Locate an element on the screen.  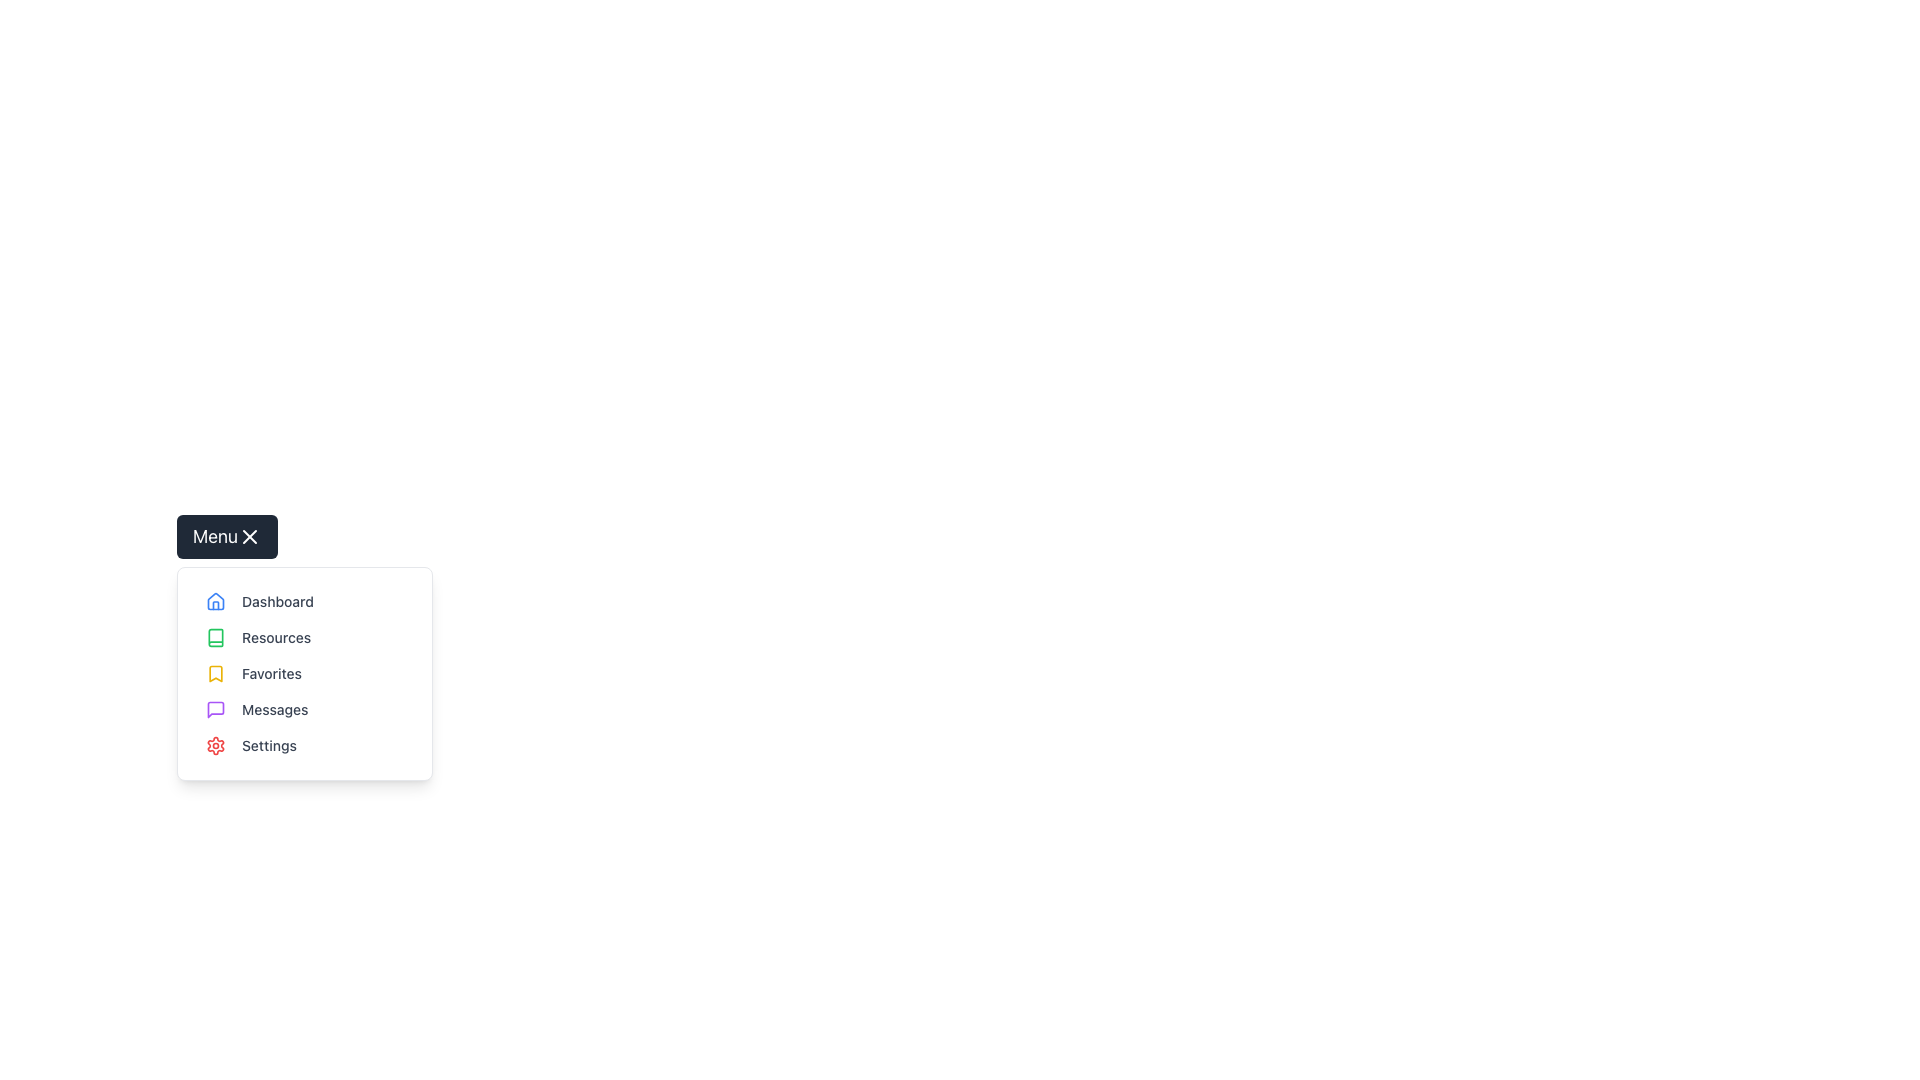
the 'Resources' menu item, which is the second entry in the vertical list menu with a green book icon to its left is located at coordinates (304, 637).